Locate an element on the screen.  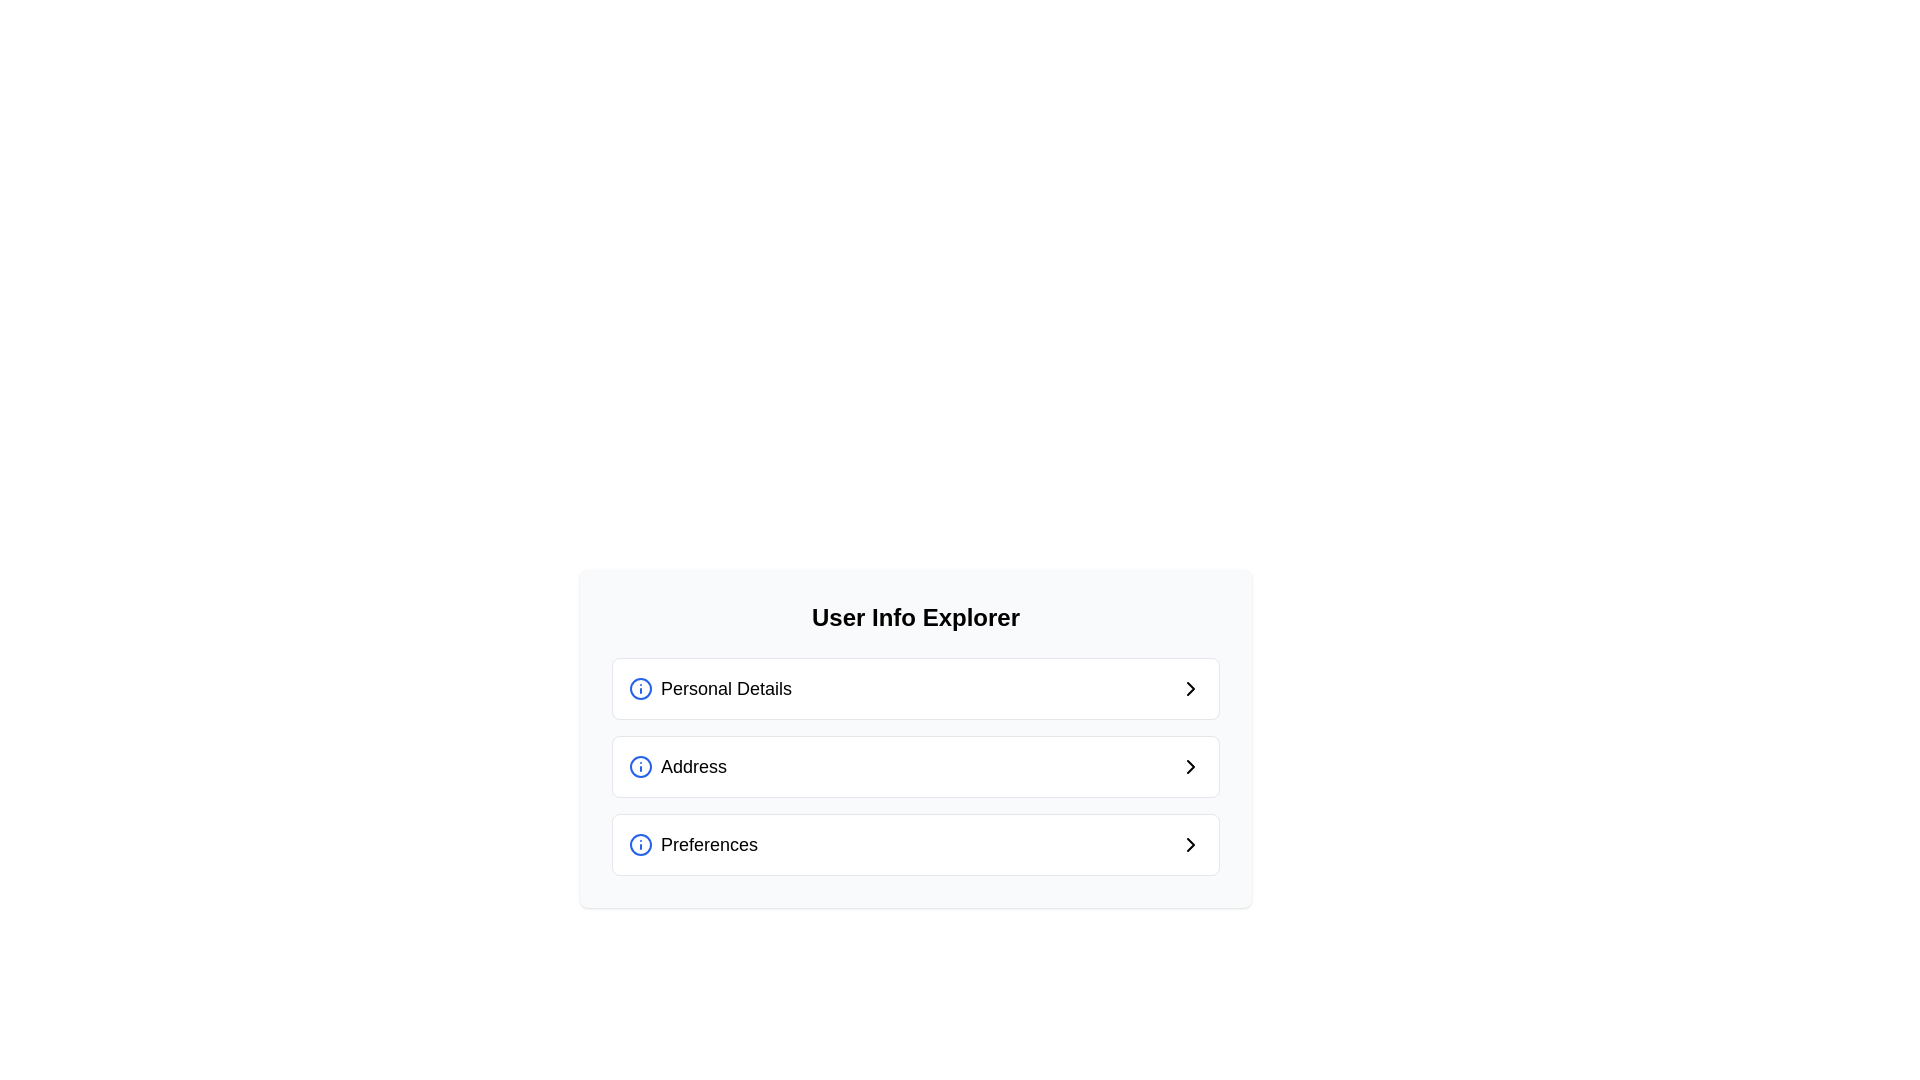
the second row in the clickable list, which serves as a selectable row leading to the user's address details is located at coordinates (915, 739).